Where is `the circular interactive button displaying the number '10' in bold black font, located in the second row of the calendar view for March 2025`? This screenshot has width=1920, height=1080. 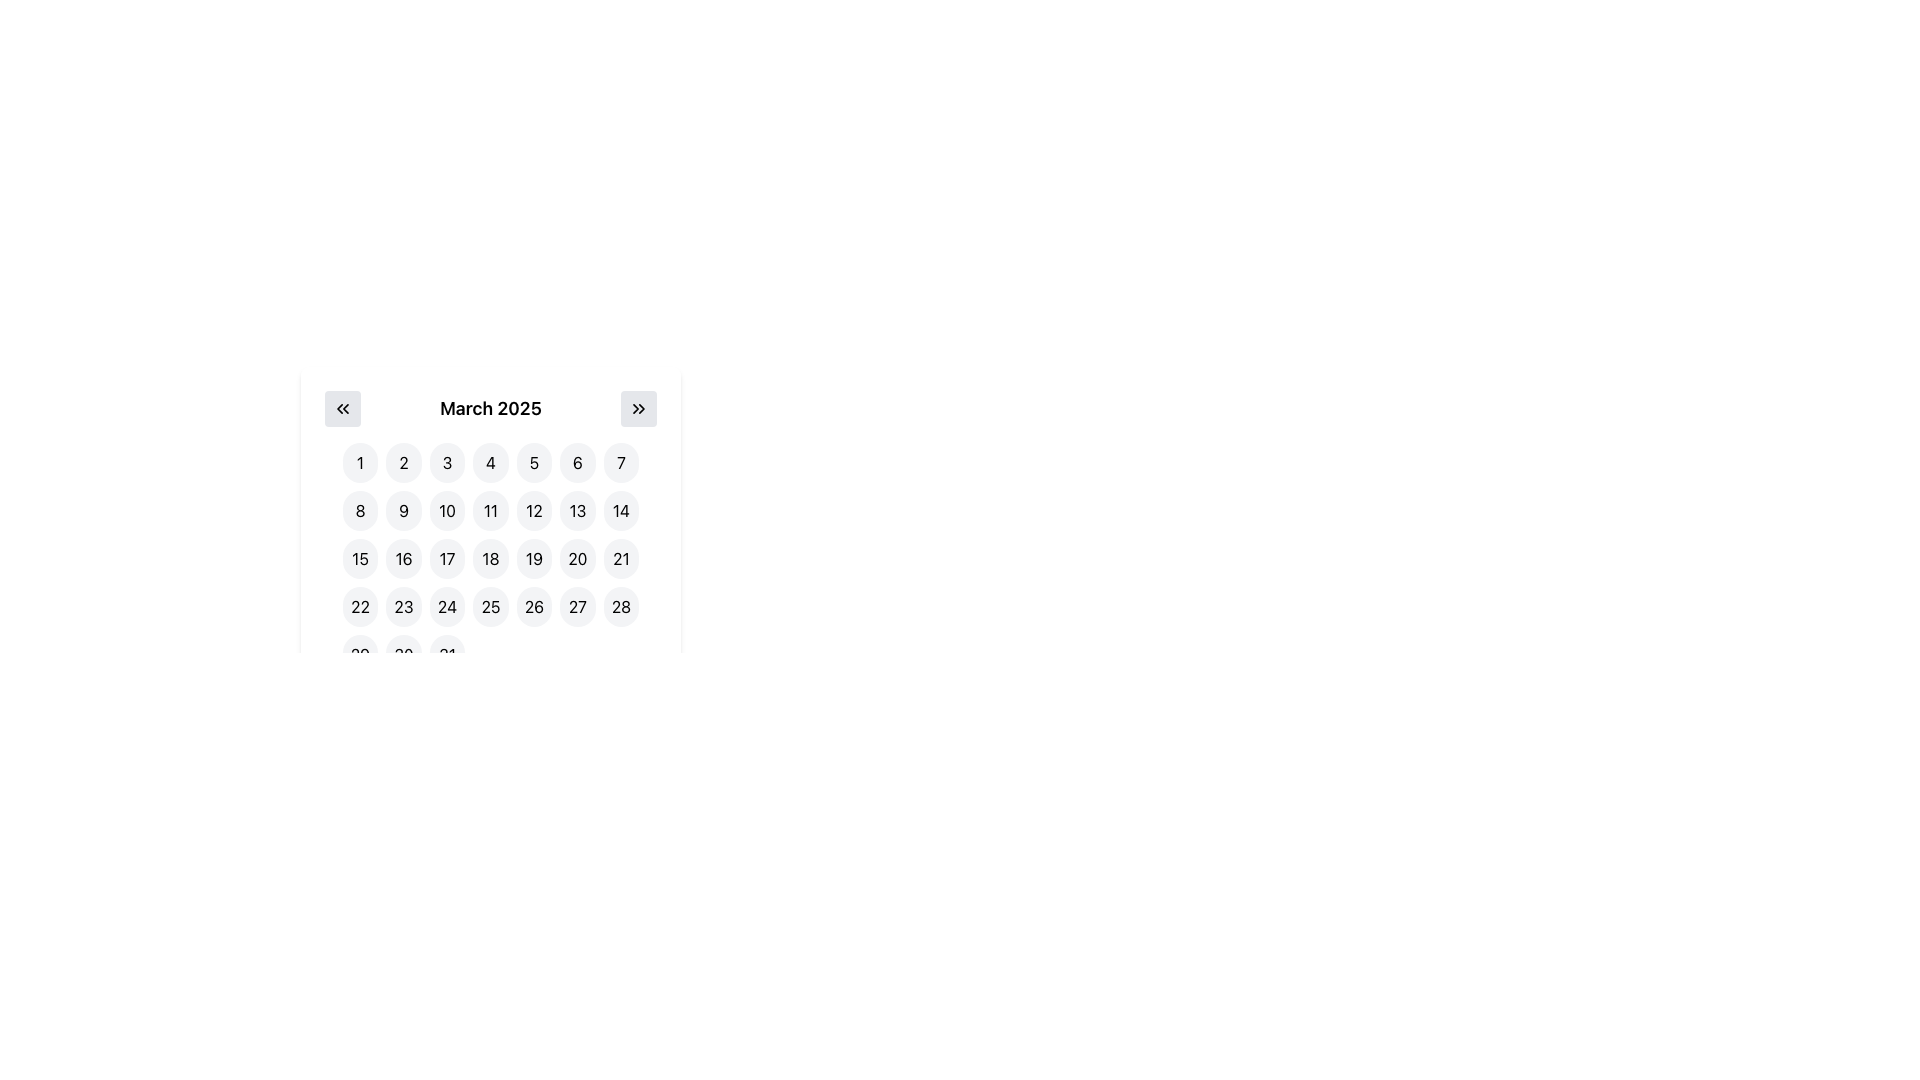 the circular interactive button displaying the number '10' in bold black font, located in the second row of the calendar view for March 2025 is located at coordinates (446, 509).